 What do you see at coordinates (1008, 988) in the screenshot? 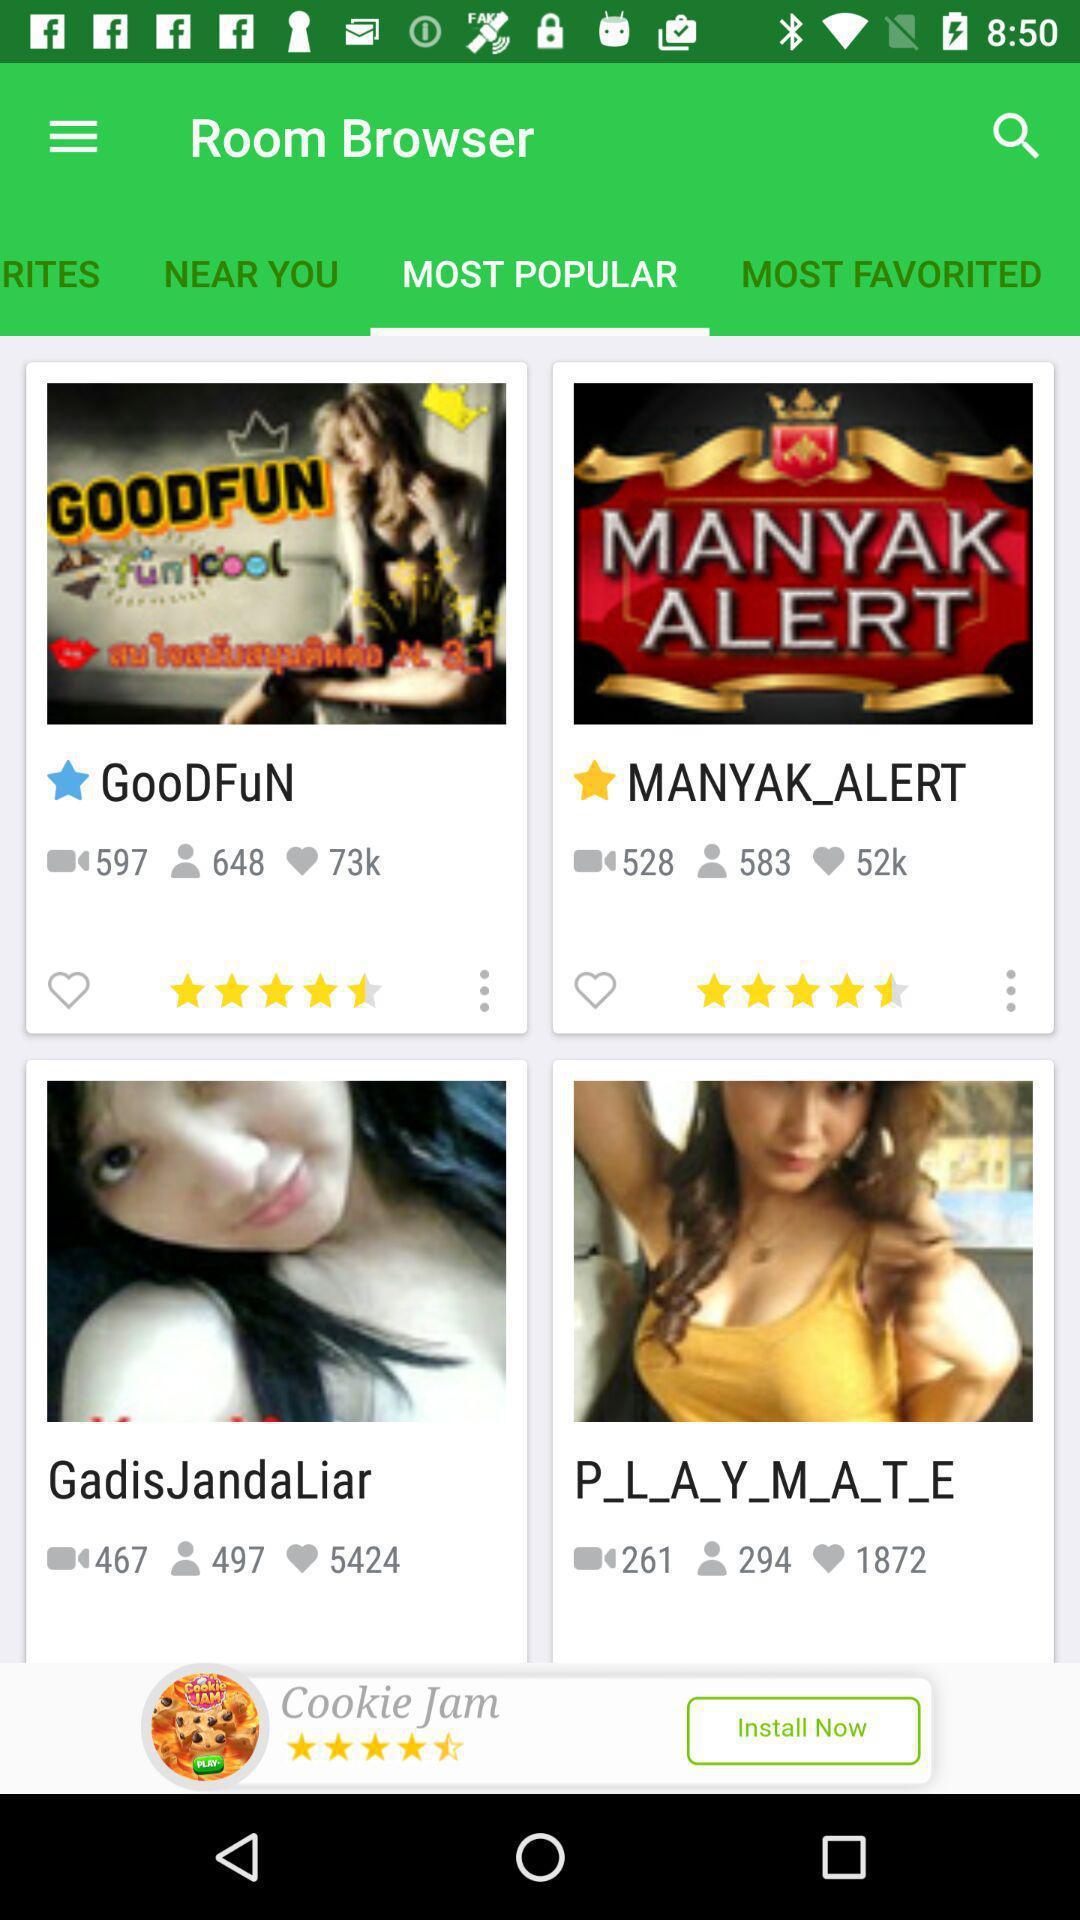
I see `settings of the game` at bounding box center [1008, 988].